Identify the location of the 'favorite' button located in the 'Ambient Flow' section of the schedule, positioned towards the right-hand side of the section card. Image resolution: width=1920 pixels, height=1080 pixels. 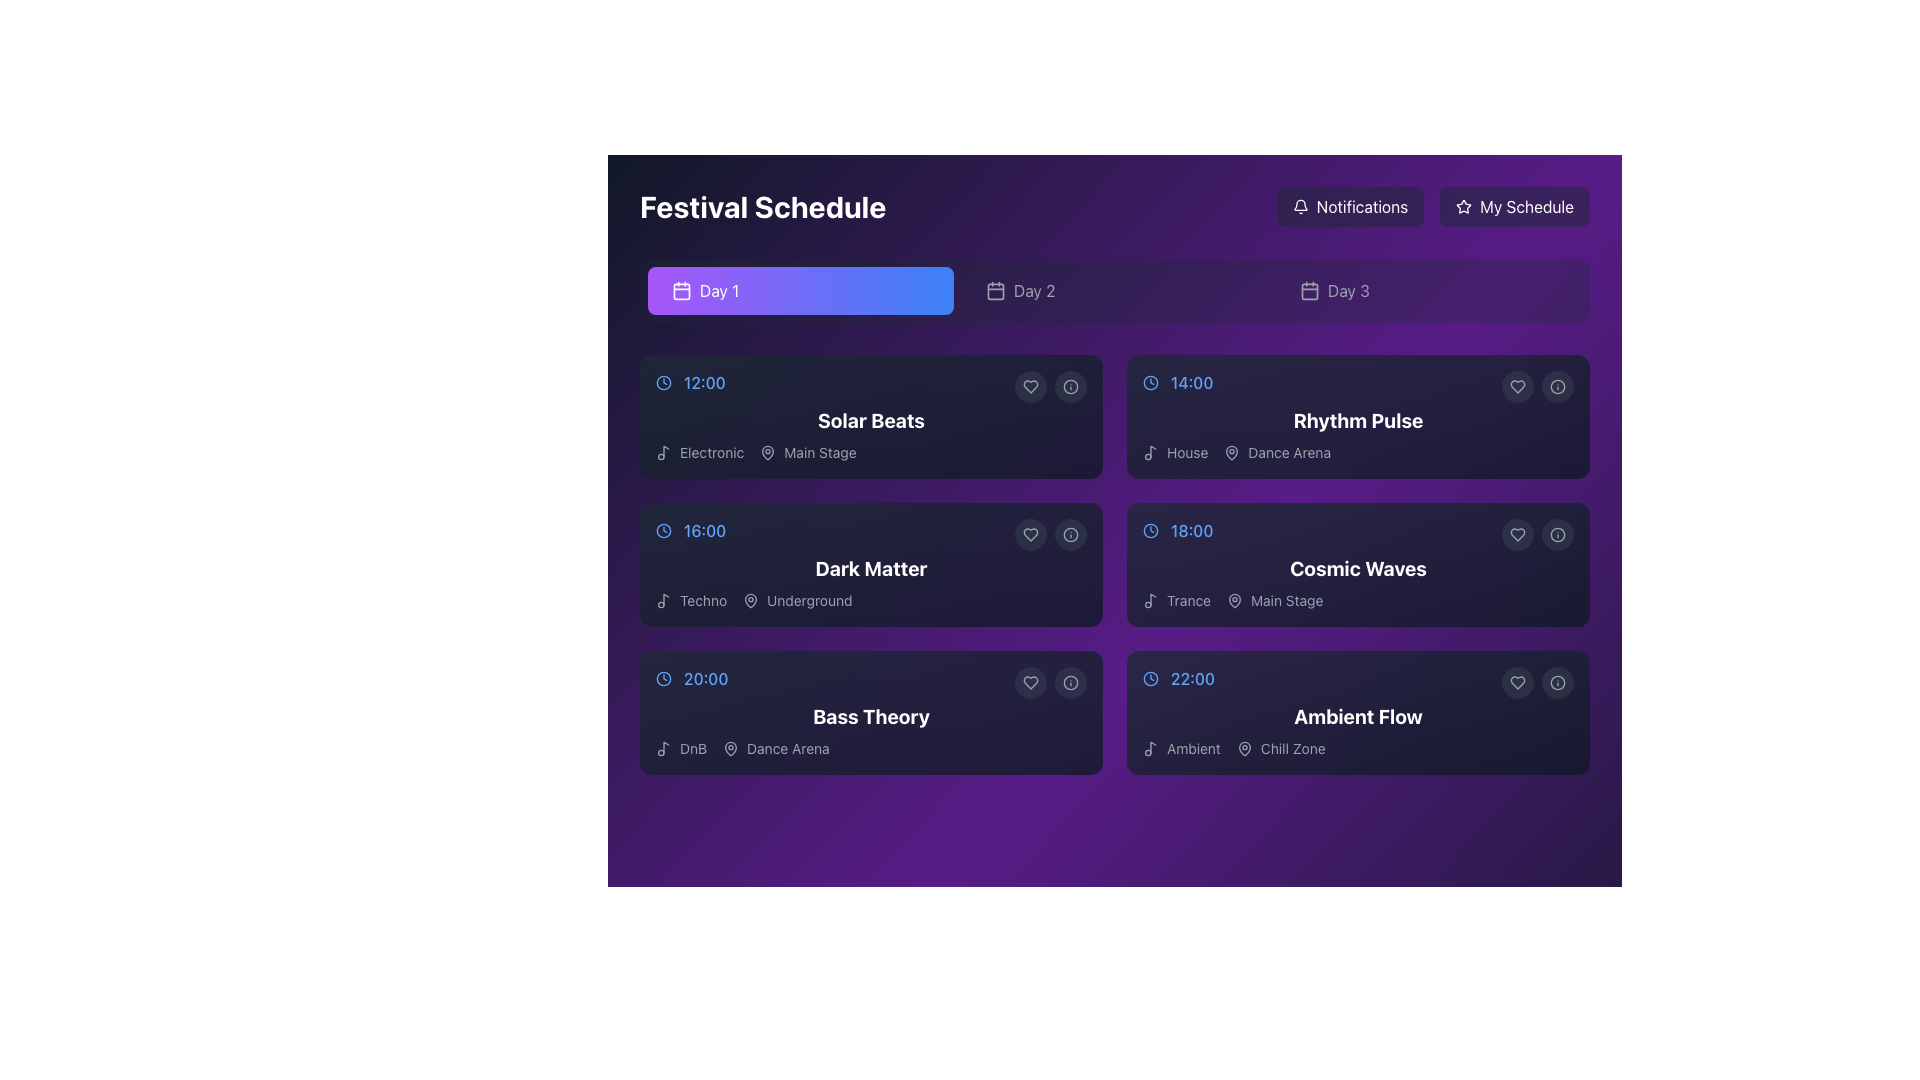
(1517, 681).